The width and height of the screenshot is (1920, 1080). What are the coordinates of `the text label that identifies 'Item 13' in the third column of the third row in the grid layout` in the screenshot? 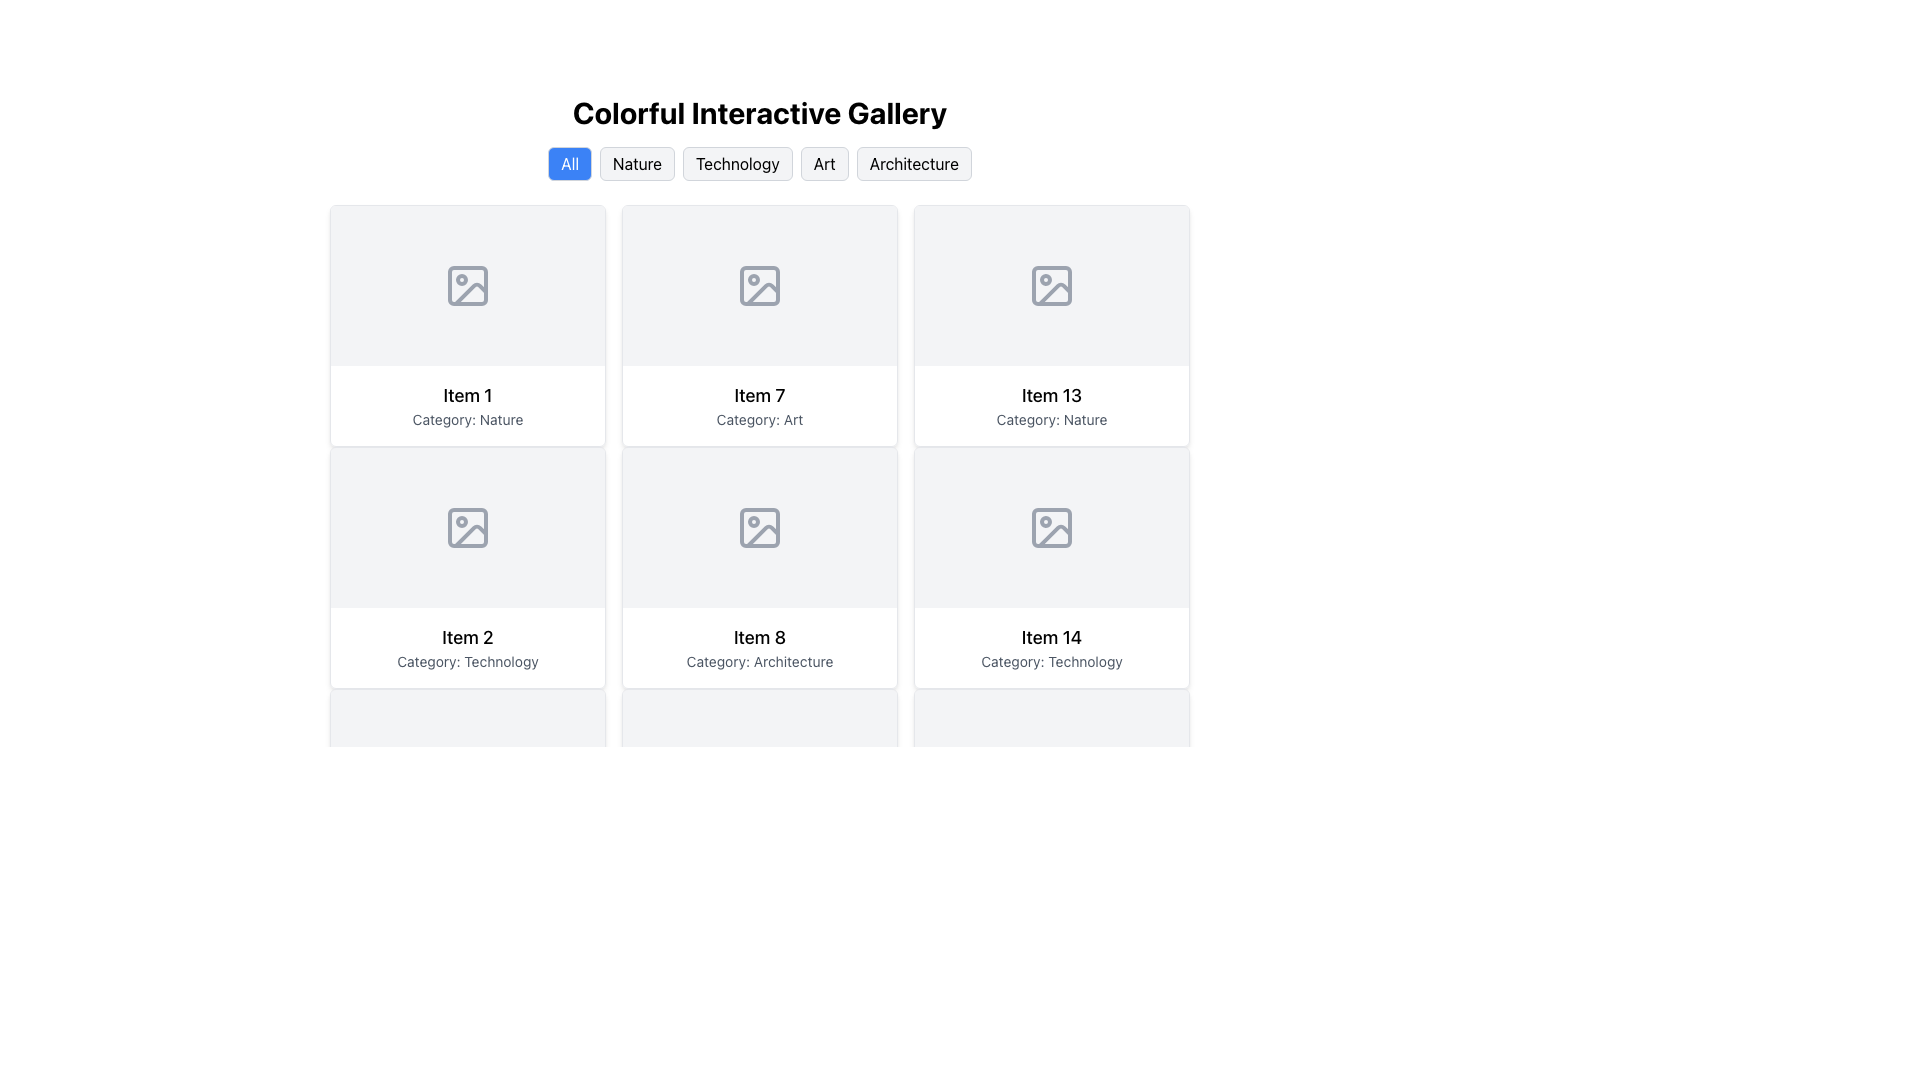 It's located at (1050, 396).